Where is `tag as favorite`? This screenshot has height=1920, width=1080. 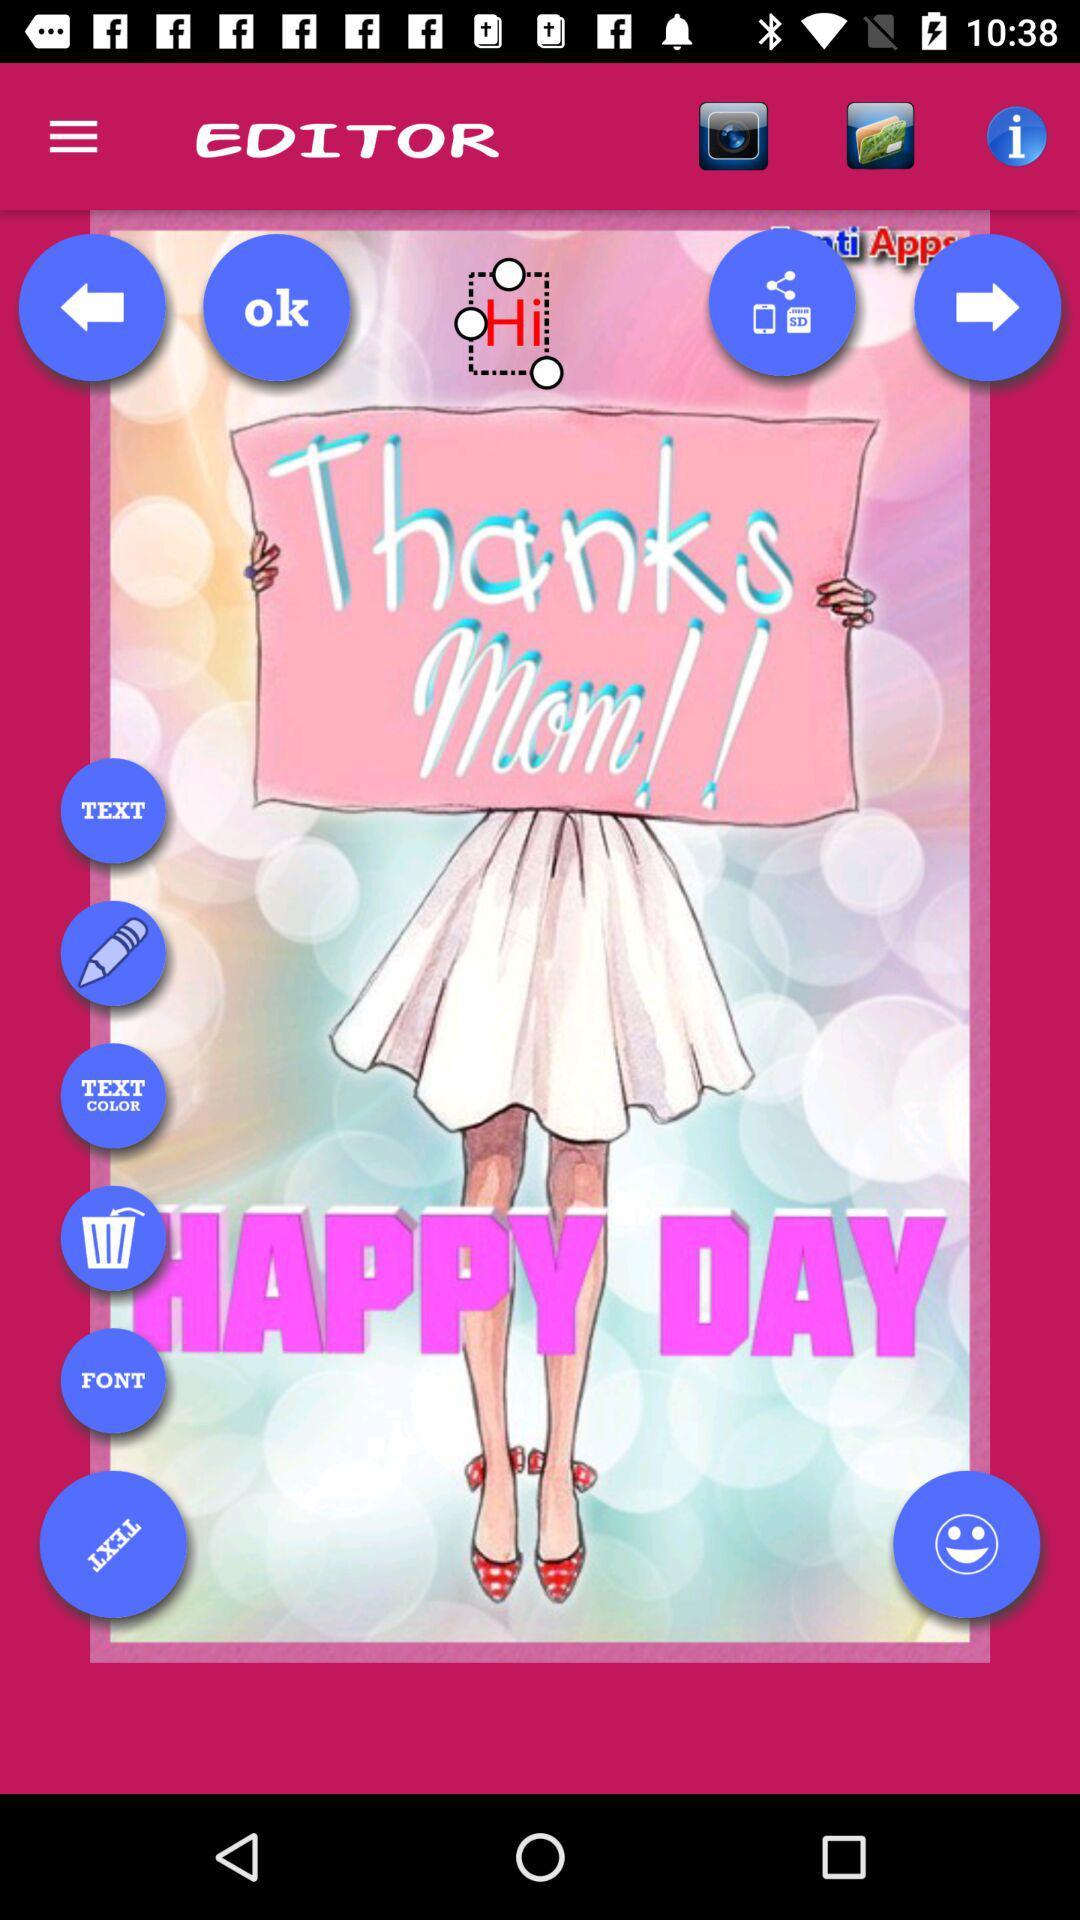
tag as favorite is located at coordinates (965, 1543).